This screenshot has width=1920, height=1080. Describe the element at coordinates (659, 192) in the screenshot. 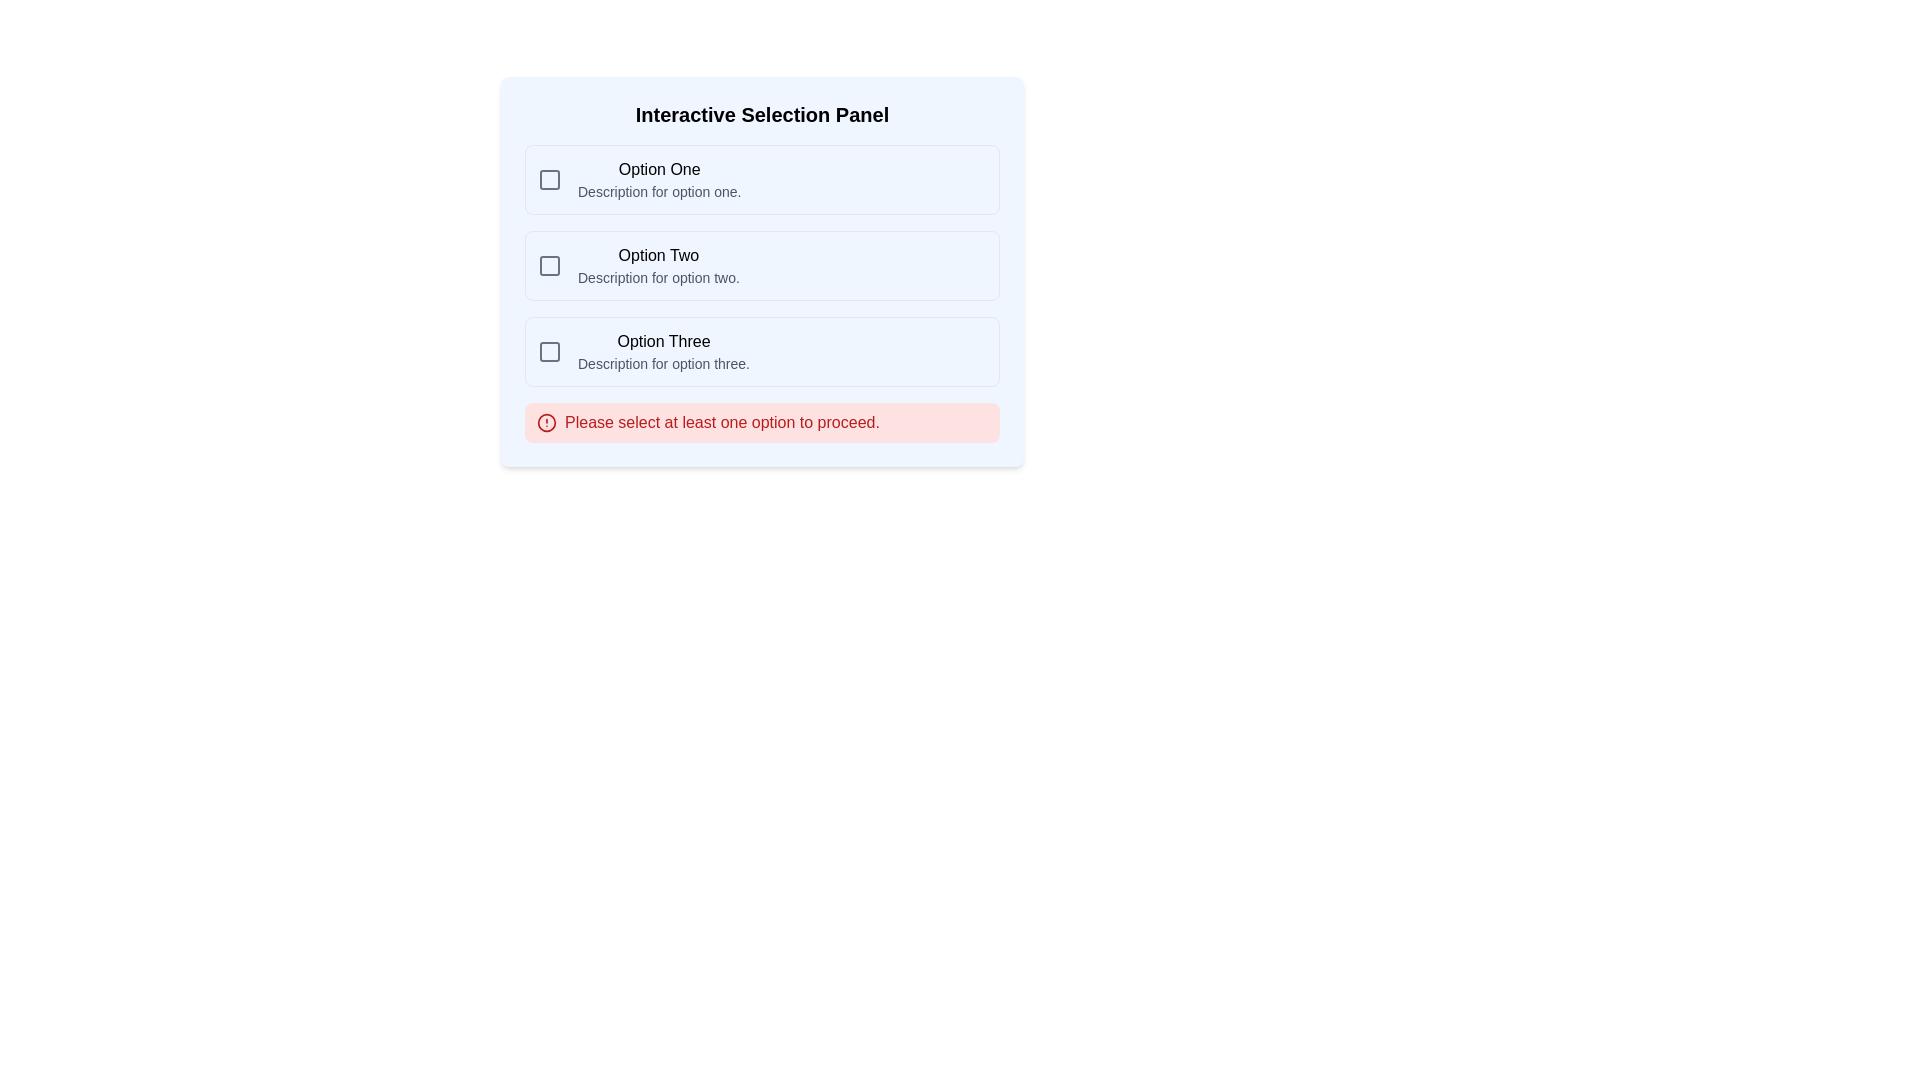

I see `the informational text label that provides details about 'Option One', located directly below the title text in the first option box of the interaction panel` at that location.